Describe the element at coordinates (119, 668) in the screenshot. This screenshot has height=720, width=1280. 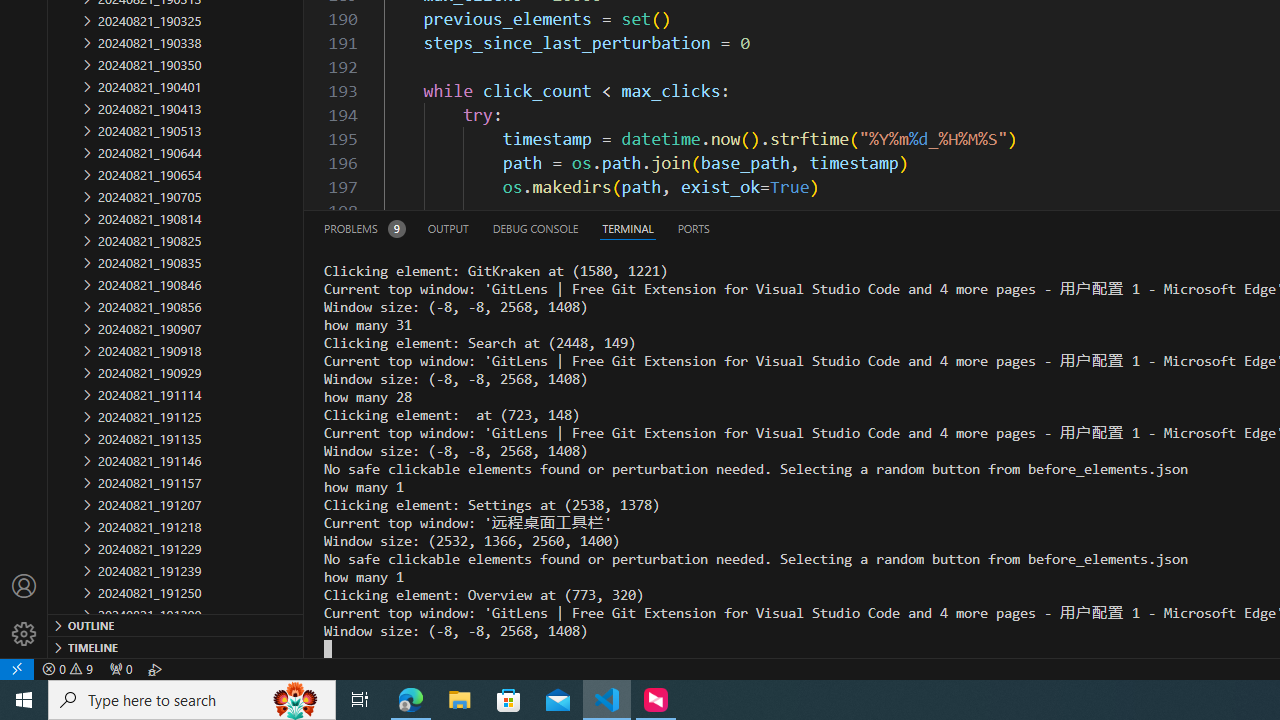
I see `'No Ports Forwarded'` at that location.